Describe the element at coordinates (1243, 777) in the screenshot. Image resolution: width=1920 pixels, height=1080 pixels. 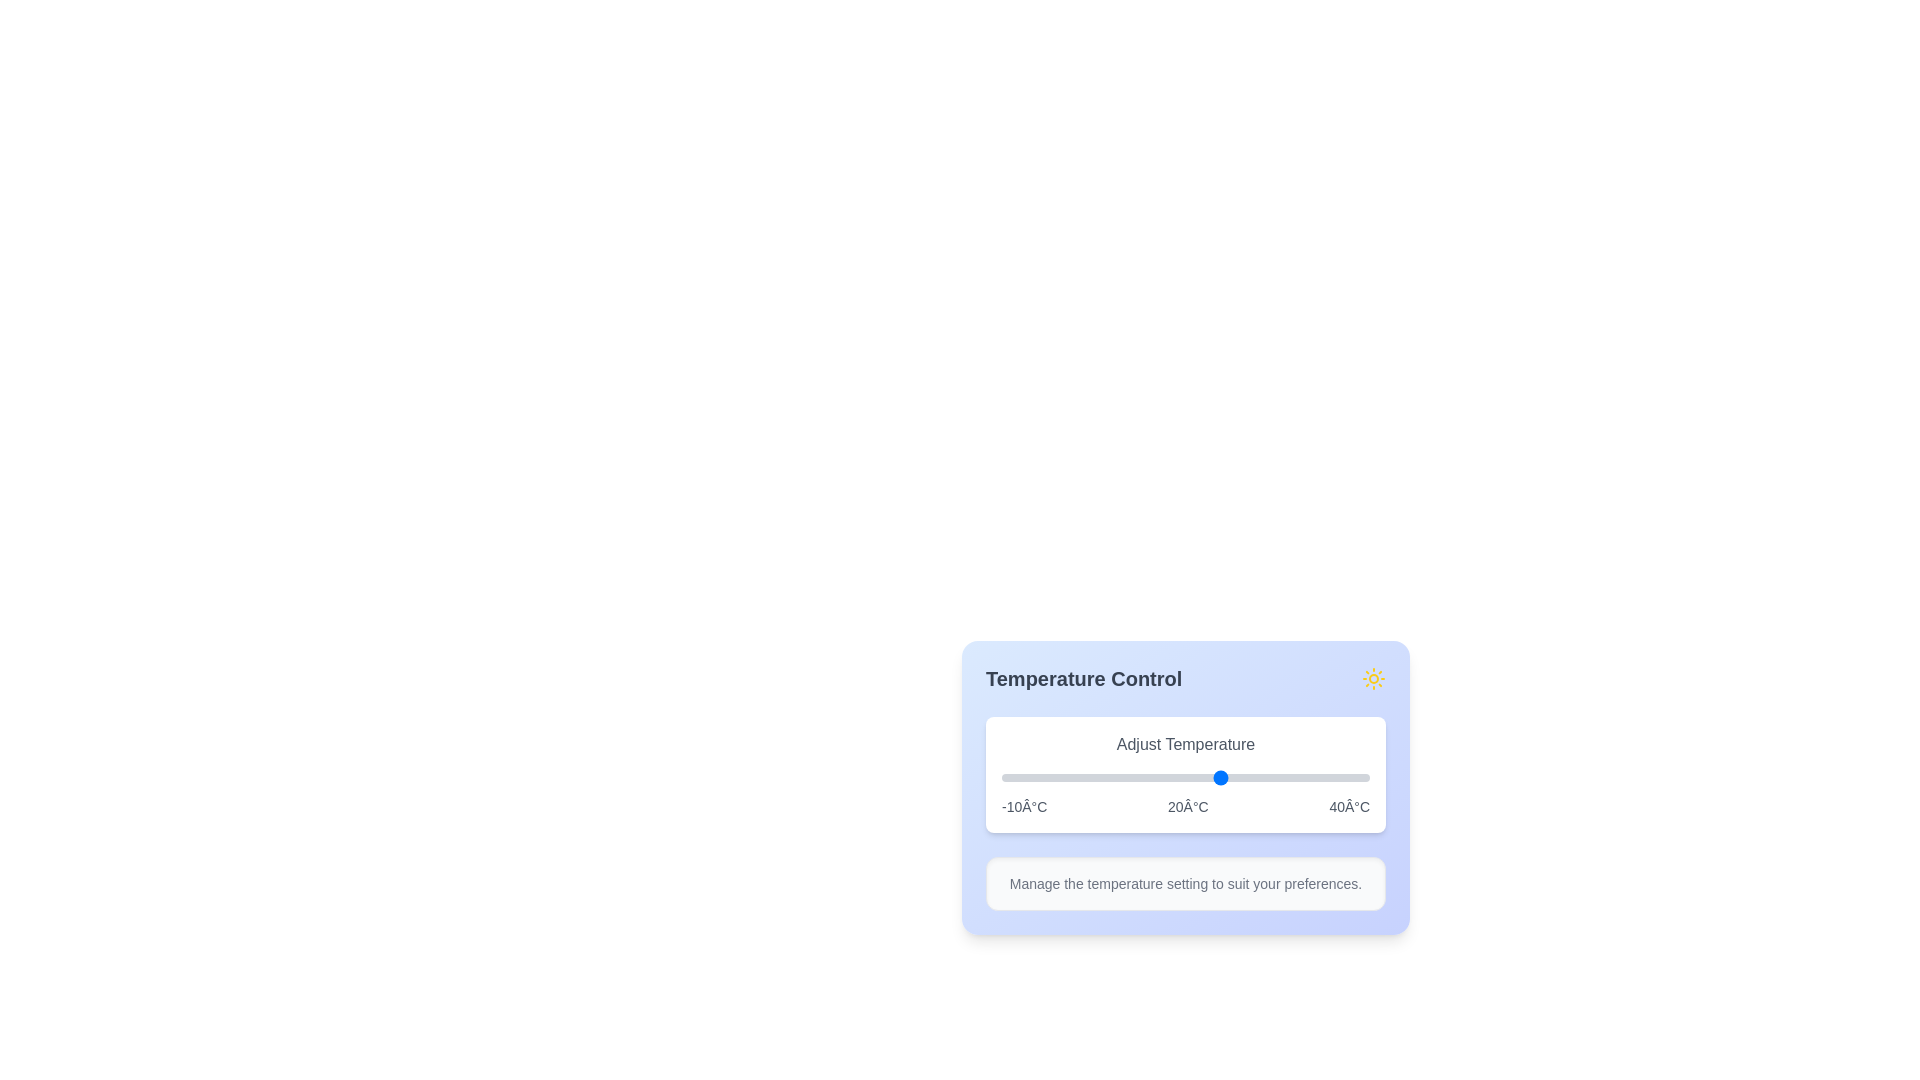
I see `the temperature slider to set the temperature to 23°C` at that location.